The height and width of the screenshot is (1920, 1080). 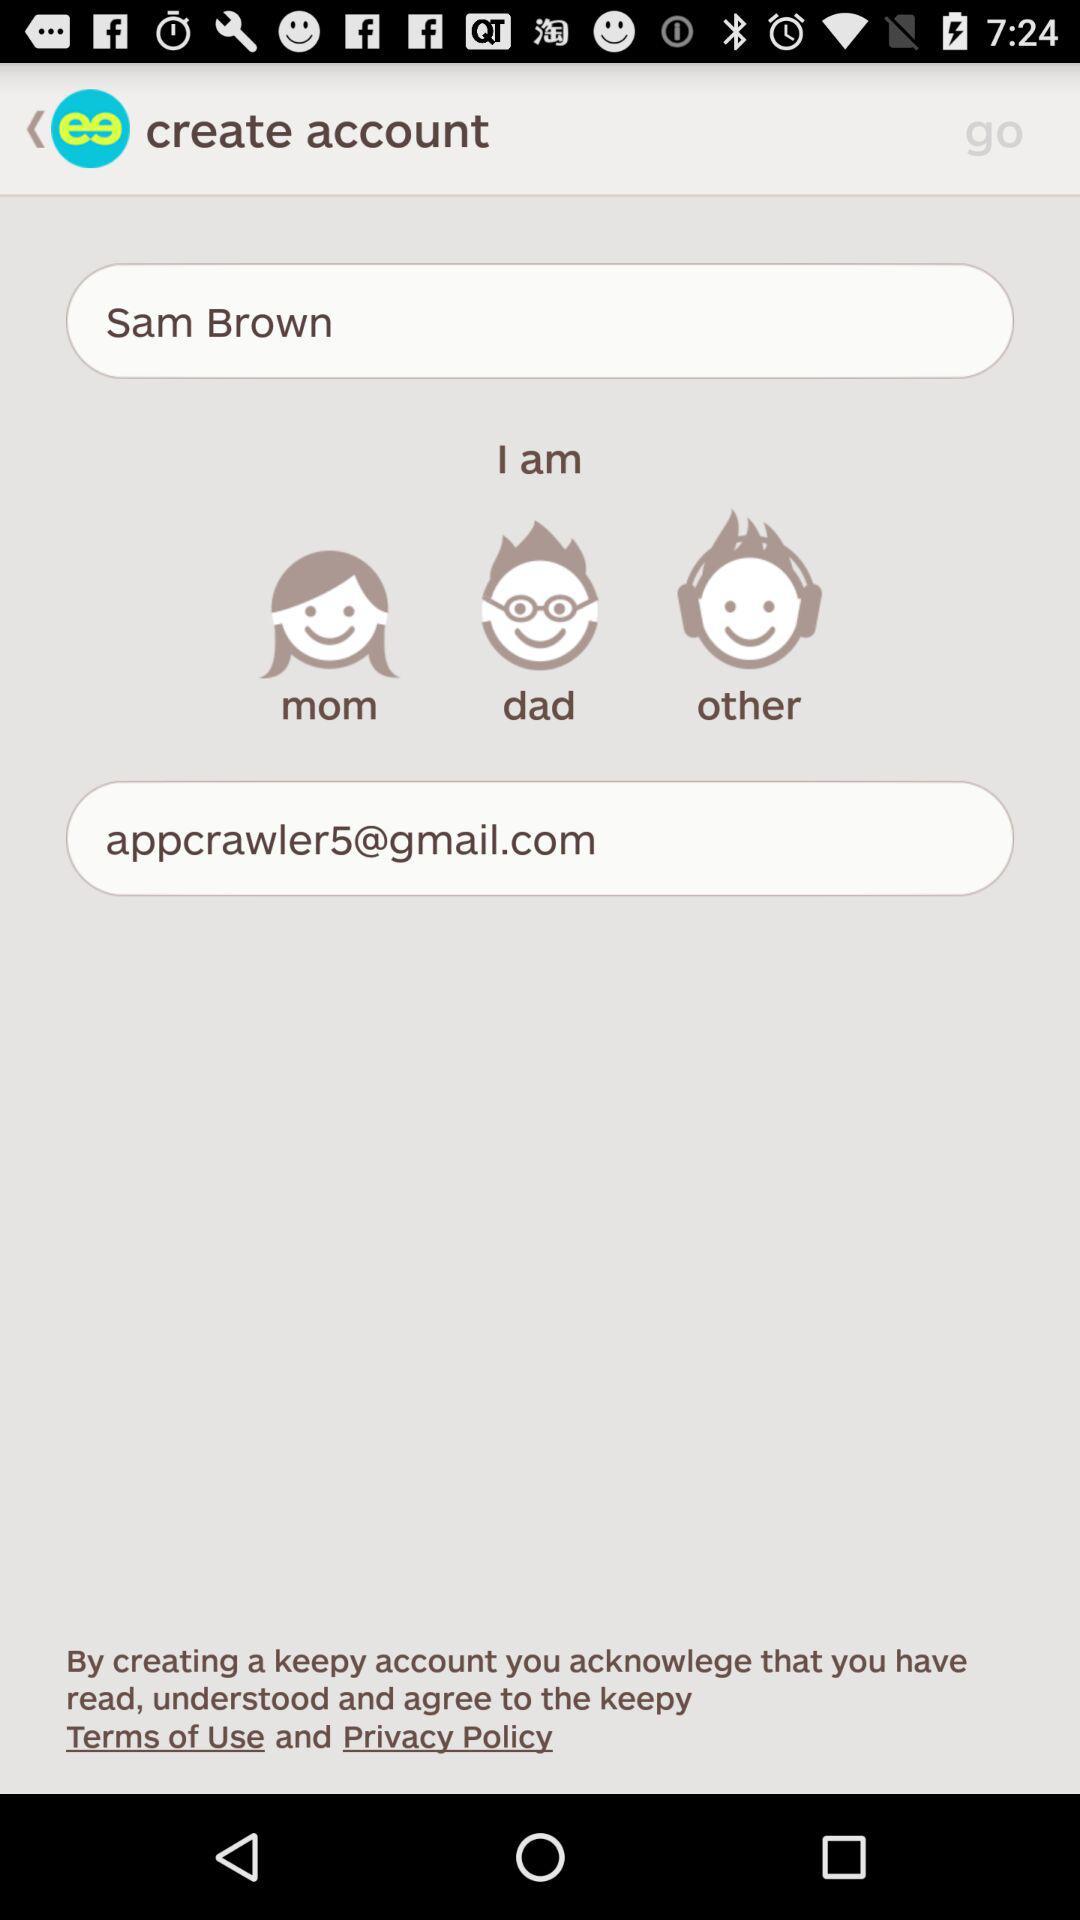 I want to click on the text terms of use, so click(x=164, y=1733).